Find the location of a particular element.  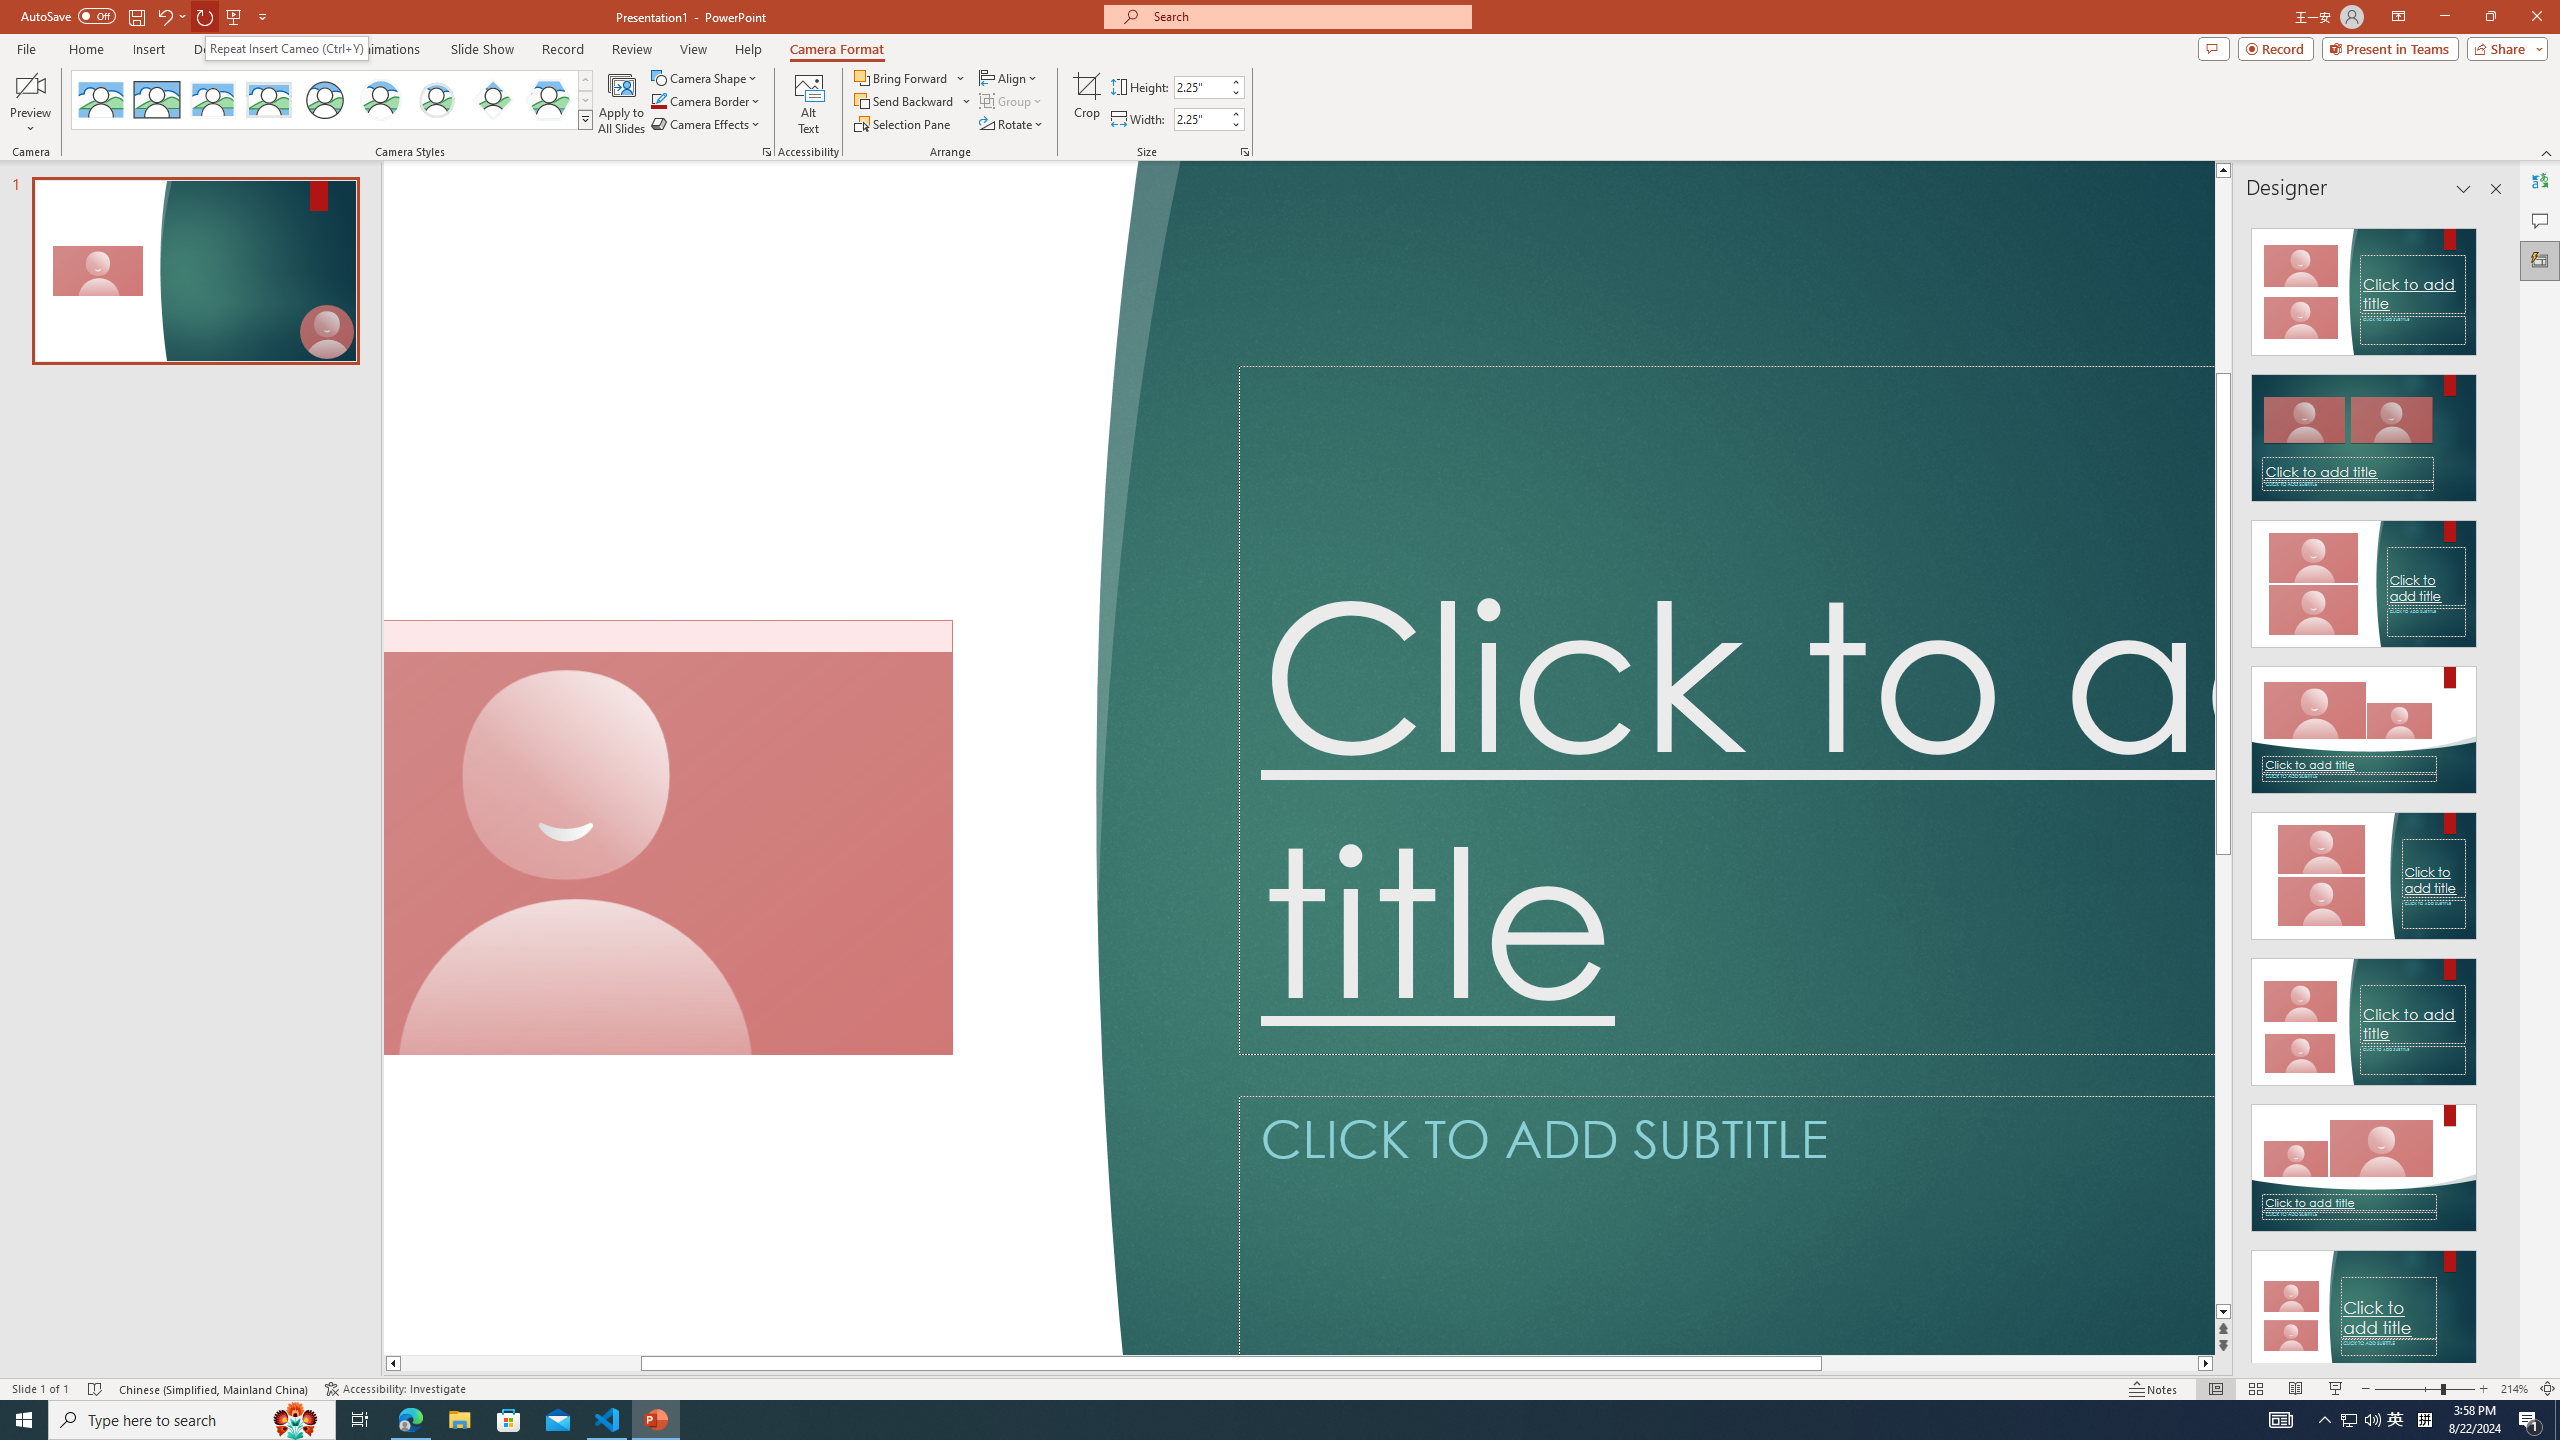

'Center Shadow Diamond' is located at coordinates (493, 99).